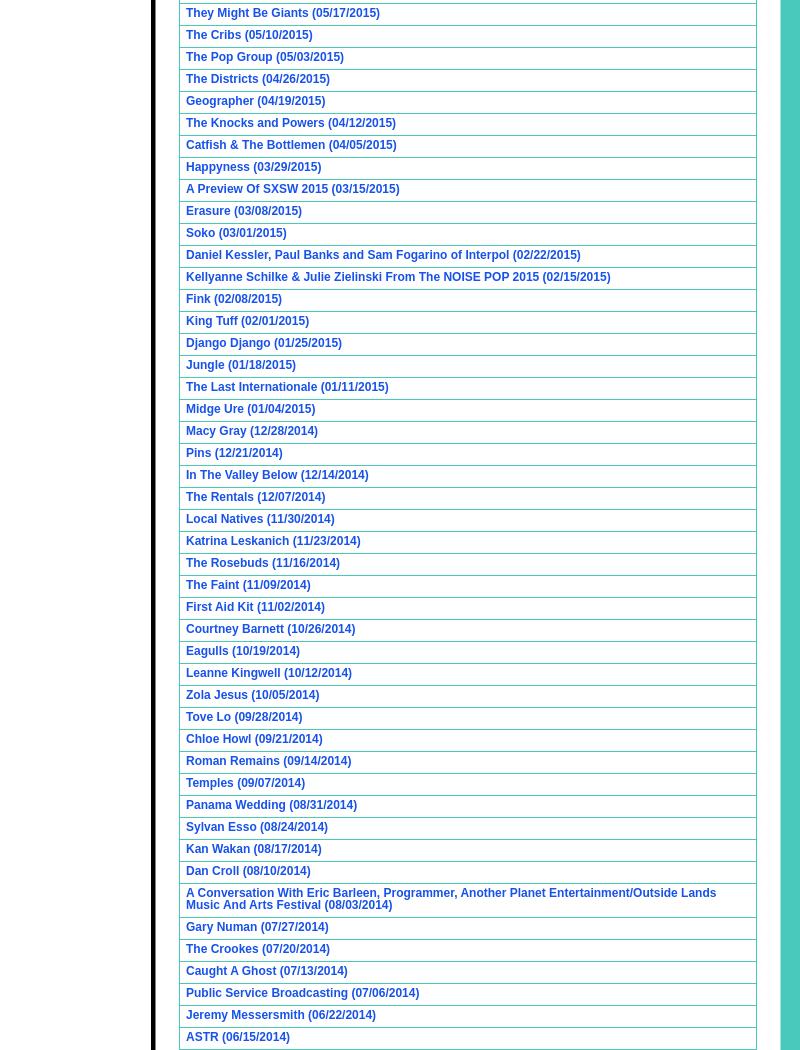 Image resolution: width=800 pixels, height=1050 pixels. Describe the element at coordinates (235, 232) in the screenshot. I see `'Soko (03/01/2015)'` at that location.